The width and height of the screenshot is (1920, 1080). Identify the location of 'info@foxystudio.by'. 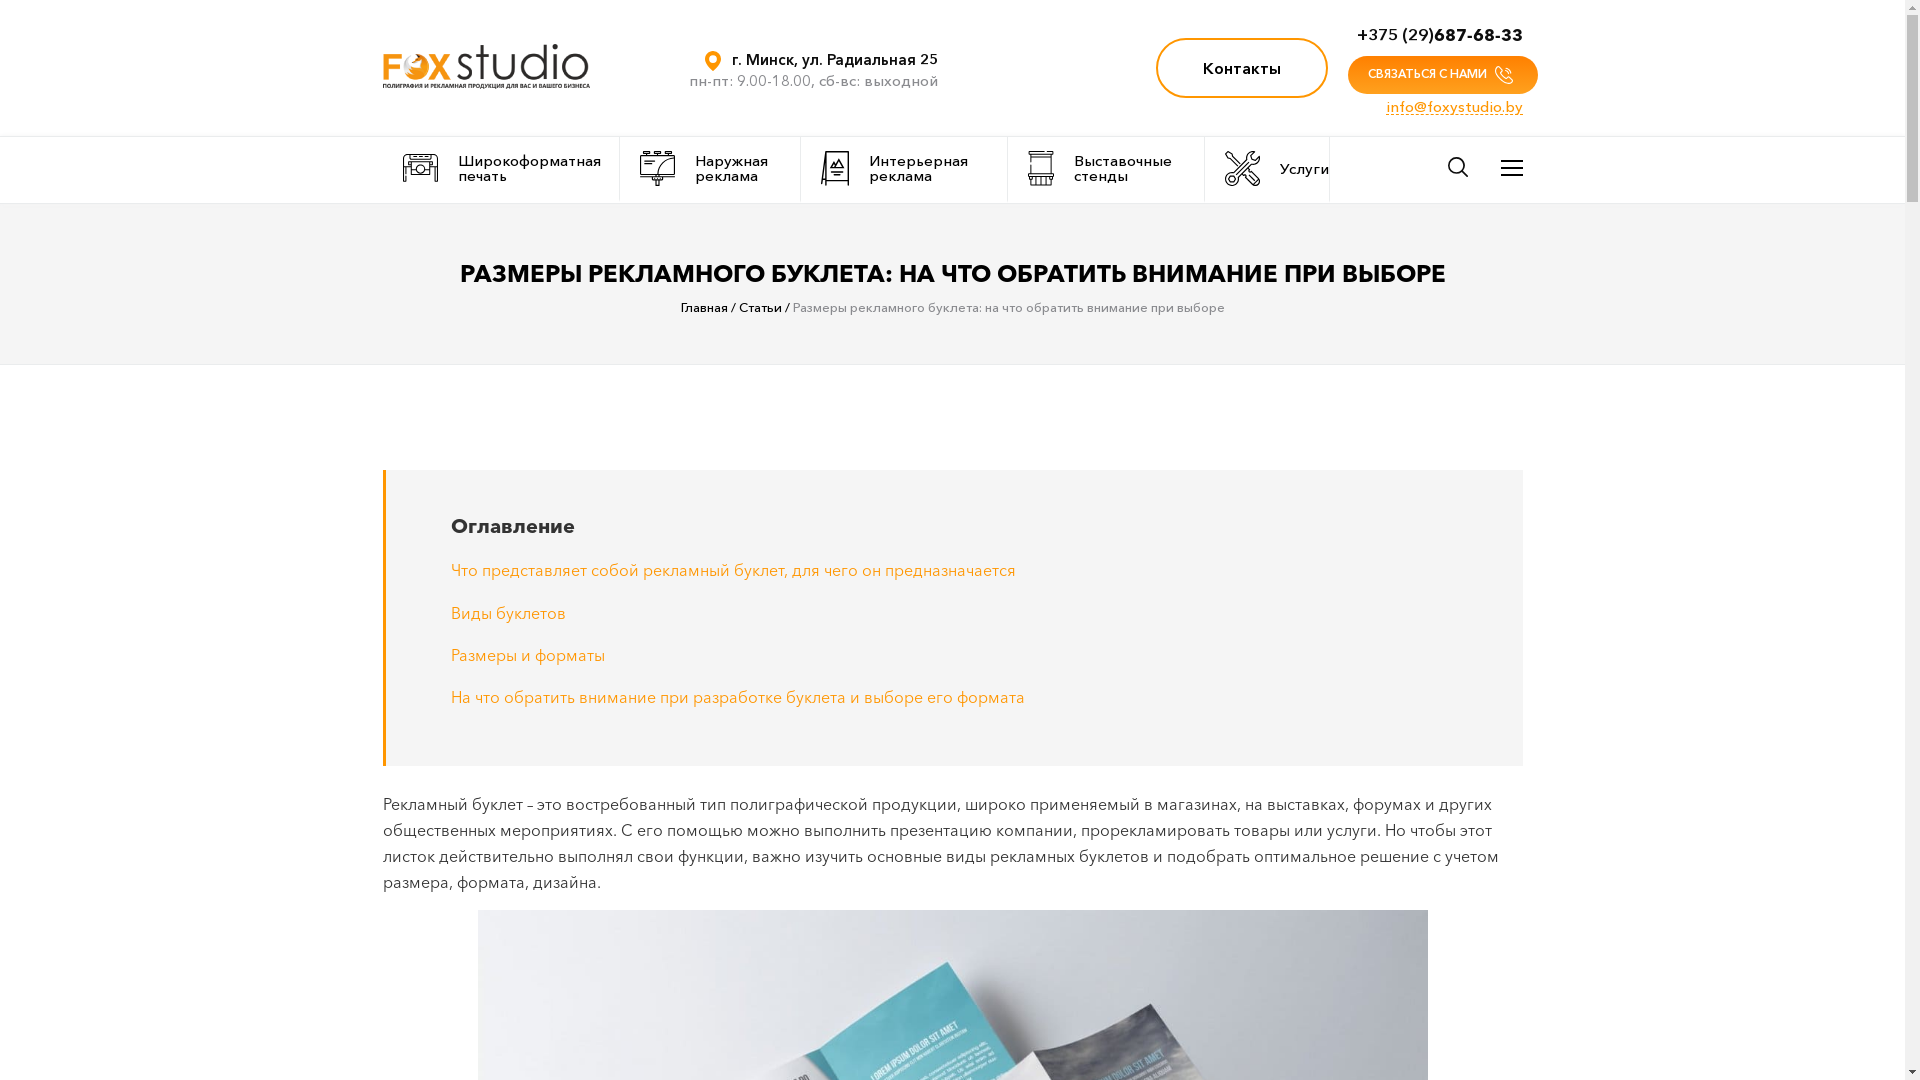
(1454, 107).